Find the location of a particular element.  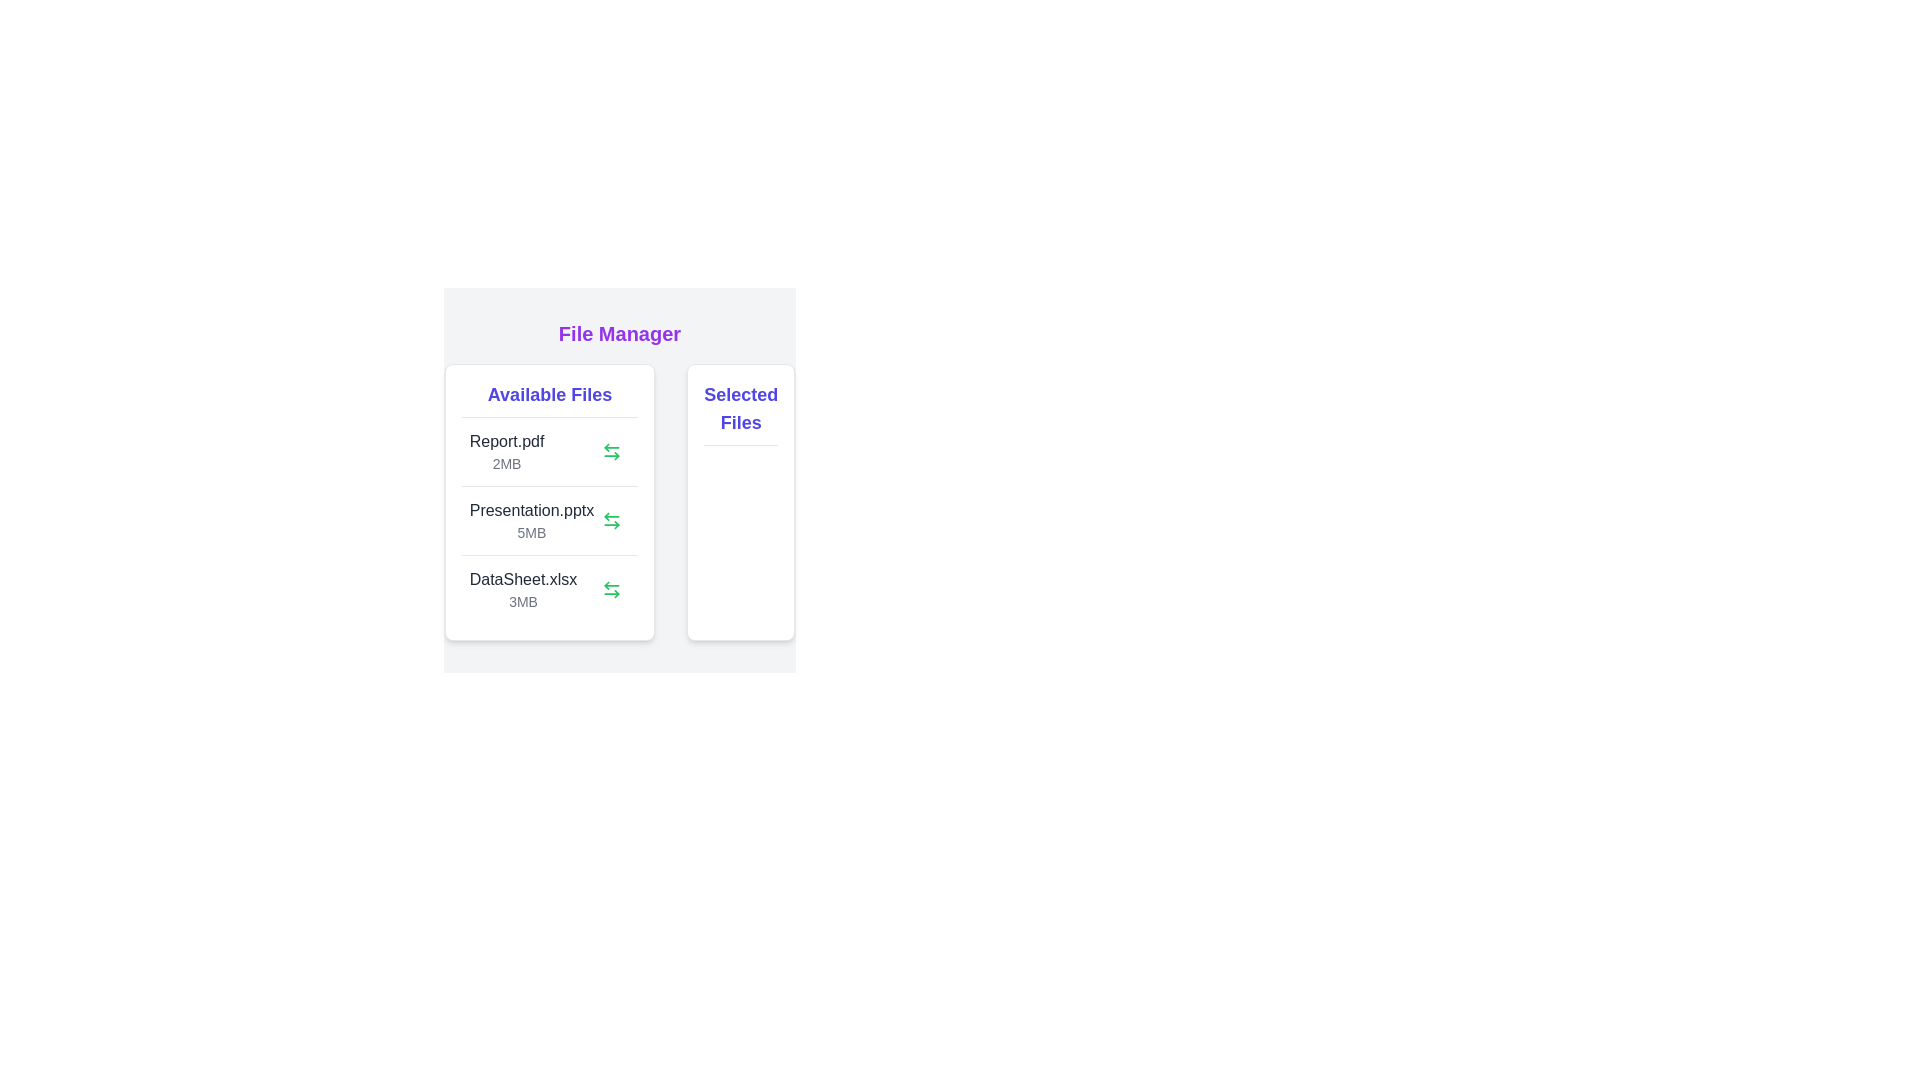

the label displaying the file size information for 'Presentation.pptx' located in the 'Available Files' column, which is the second item in the list is located at coordinates (532, 531).